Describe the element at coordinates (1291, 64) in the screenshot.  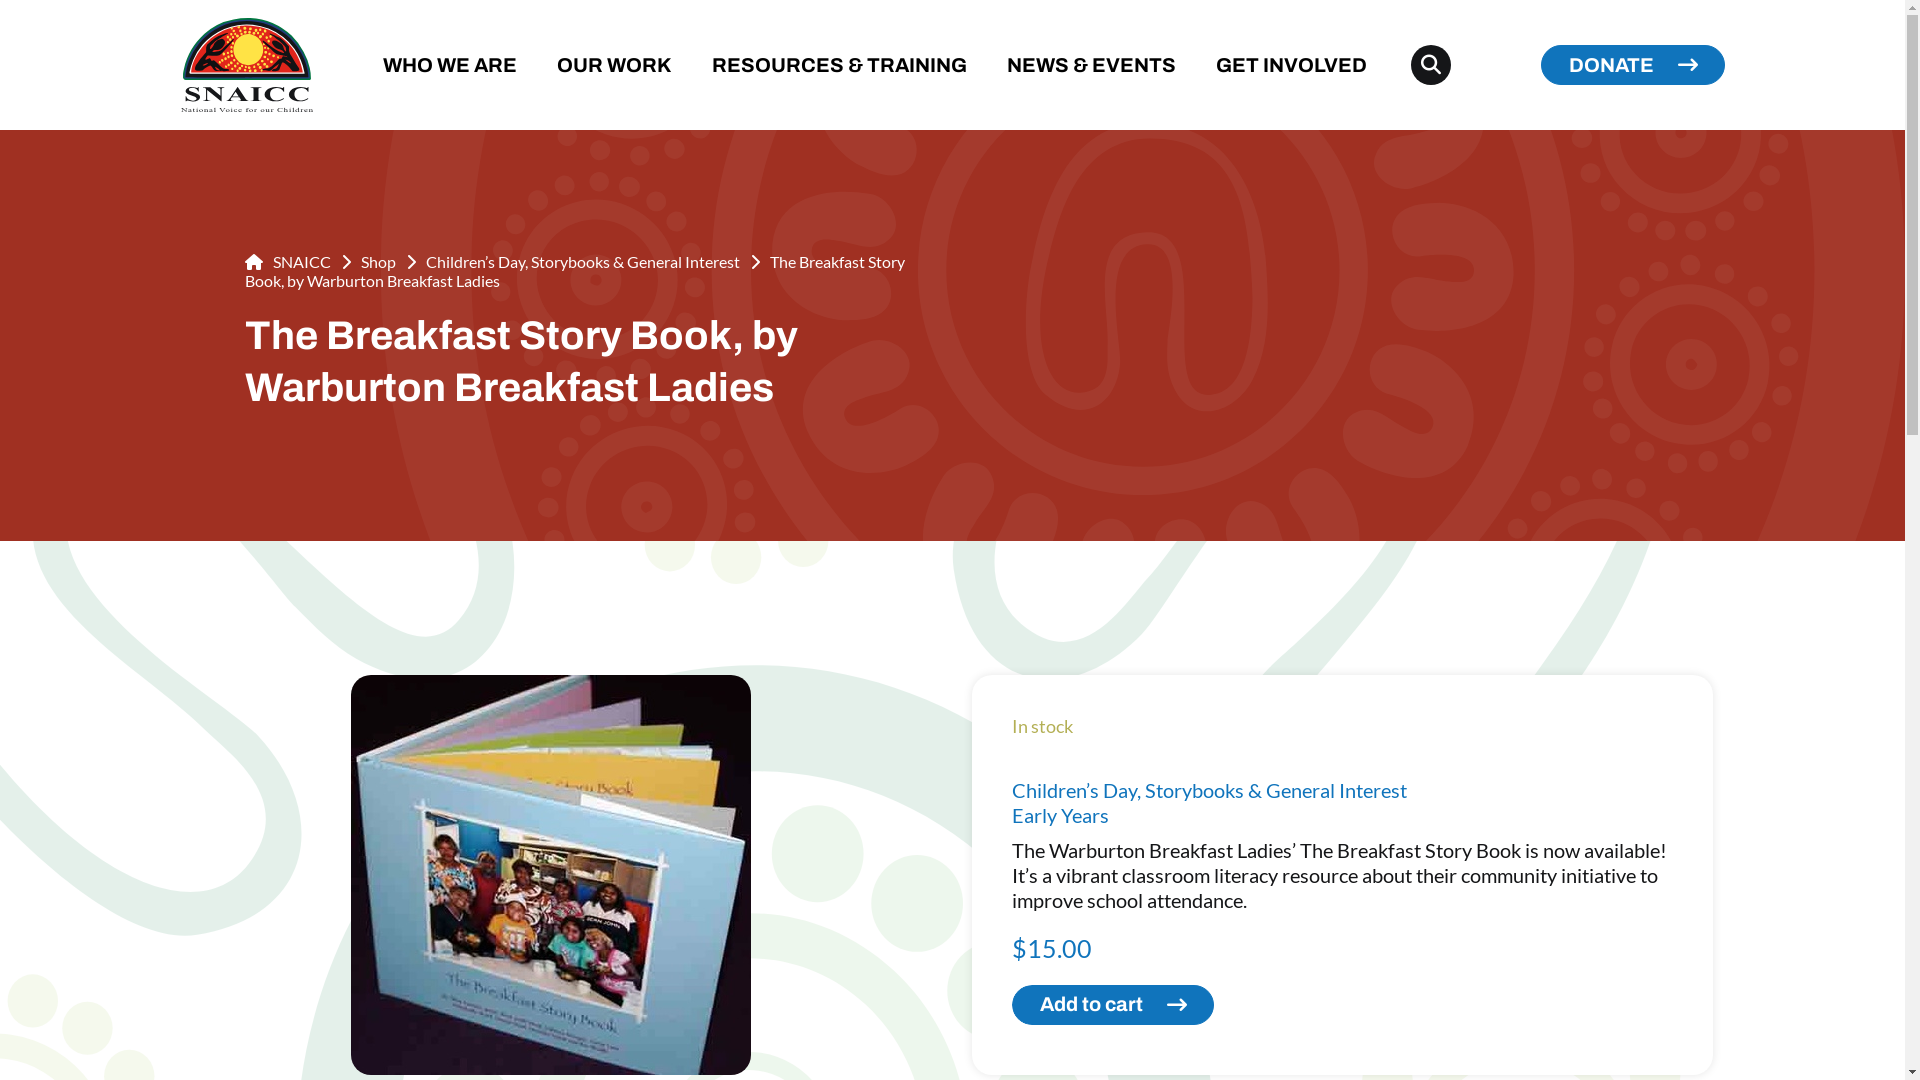
I see `'GET INVOLVED'` at that location.